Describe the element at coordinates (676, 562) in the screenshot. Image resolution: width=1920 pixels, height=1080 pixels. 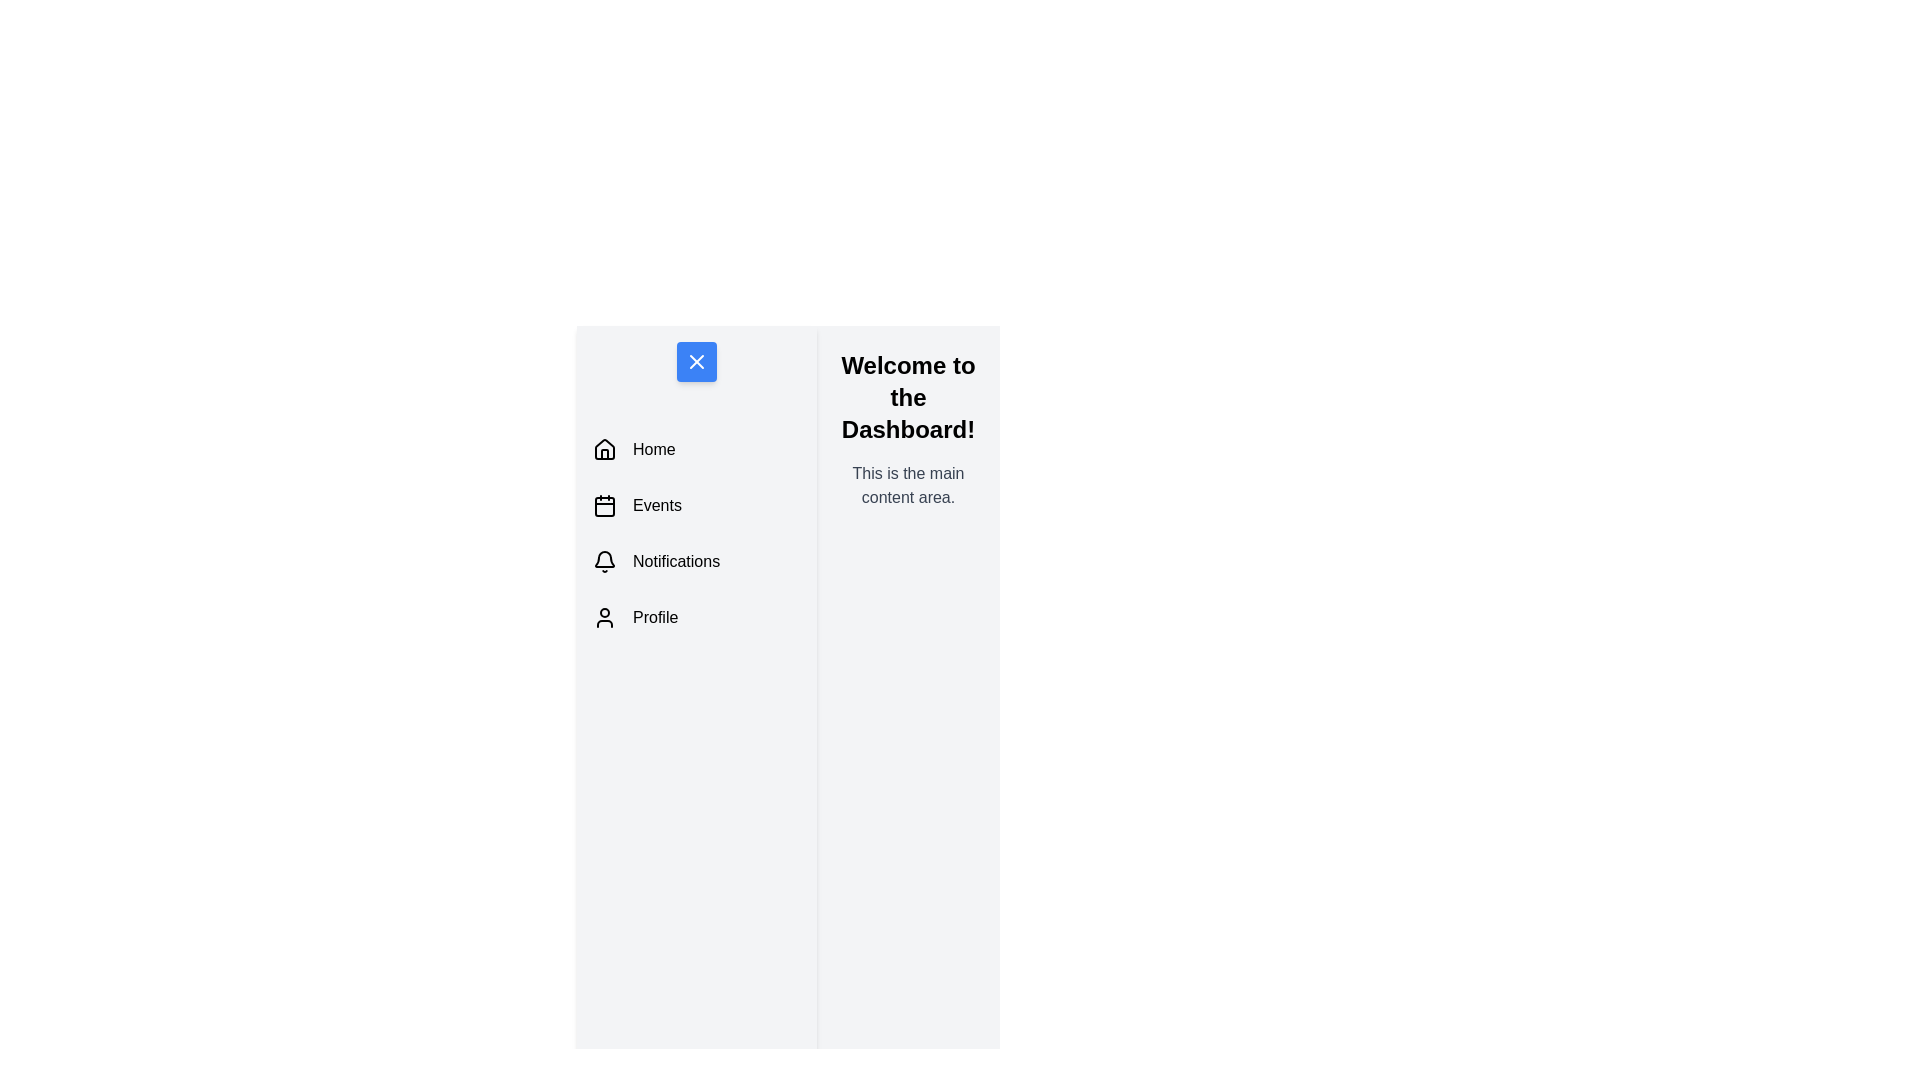
I see `'Notifications' label located in the vertical navigation menu, which is positioned below the 'Events' menu item and above the 'Profile' option` at that location.